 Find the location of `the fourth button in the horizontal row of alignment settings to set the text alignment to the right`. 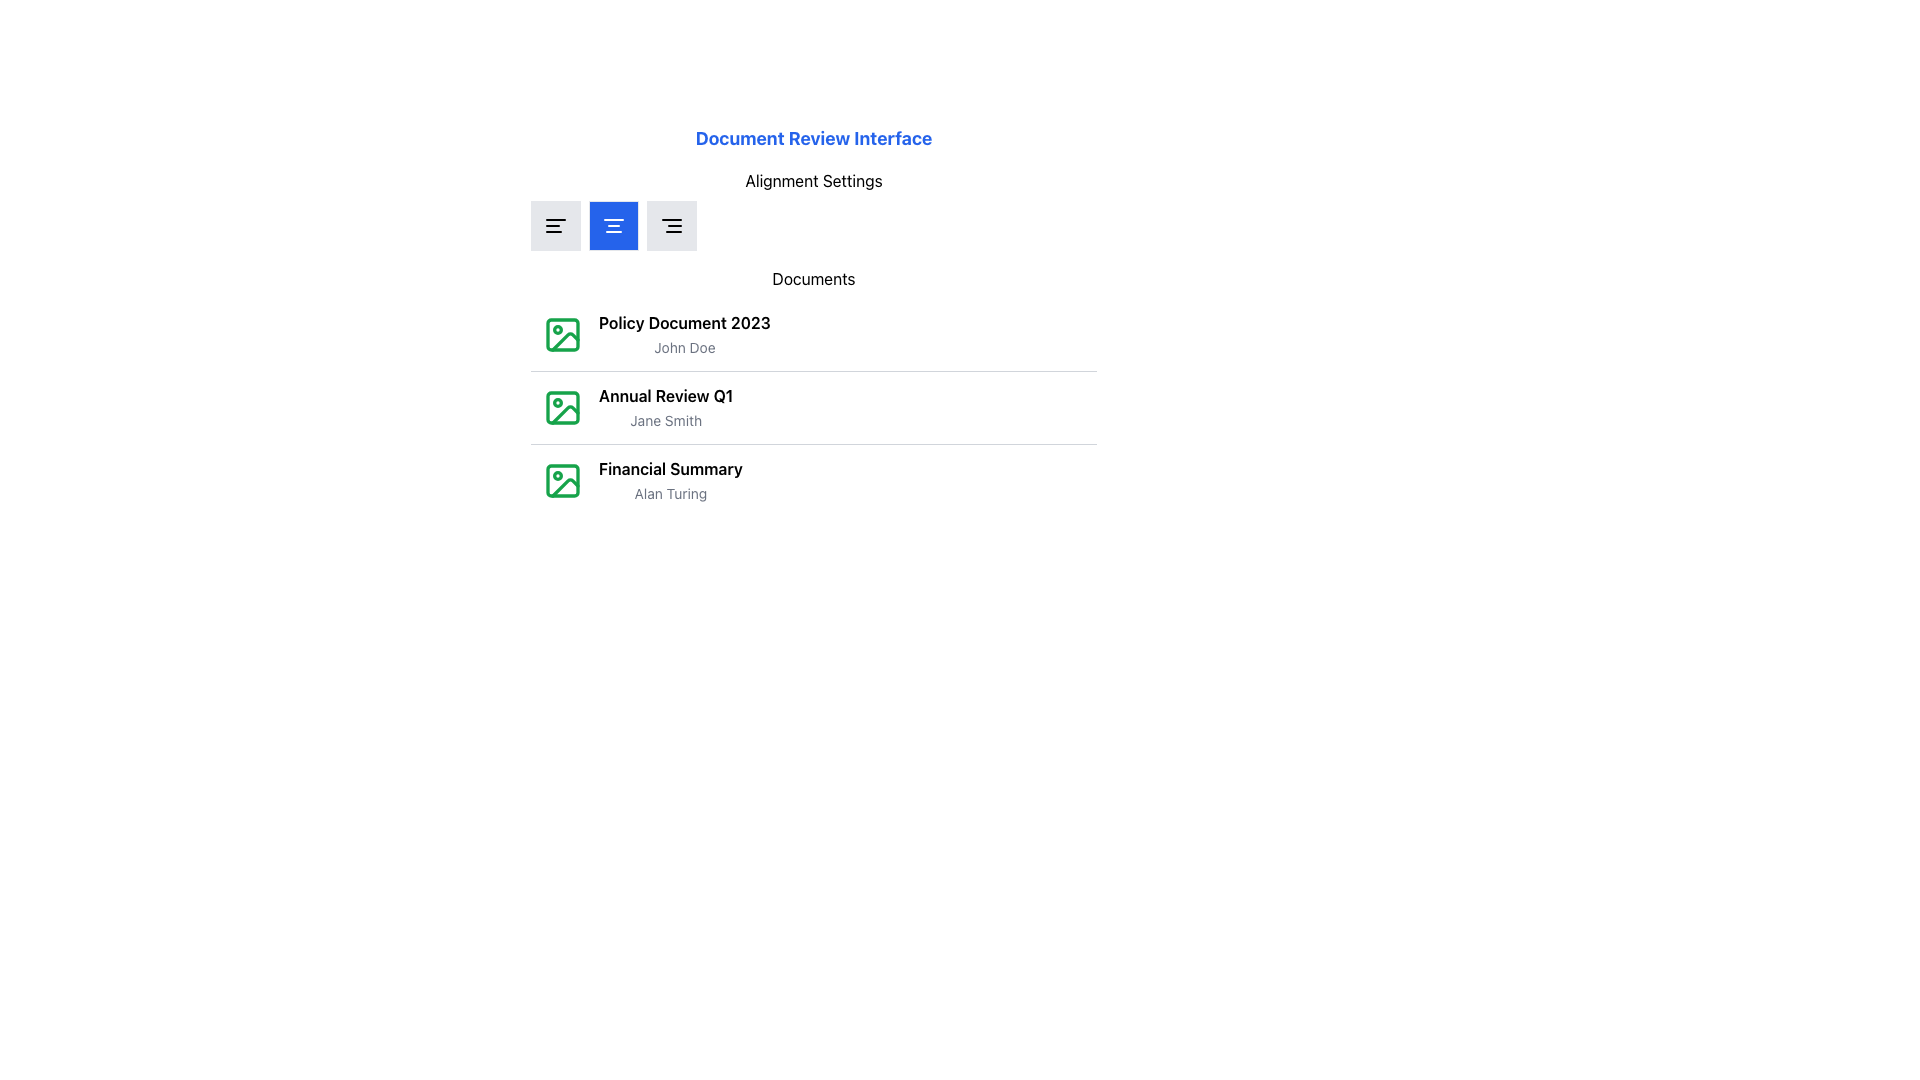

the fourth button in the horizontal row of alignment settings to set the text alignment to the right is located at coordinates (672, 225).